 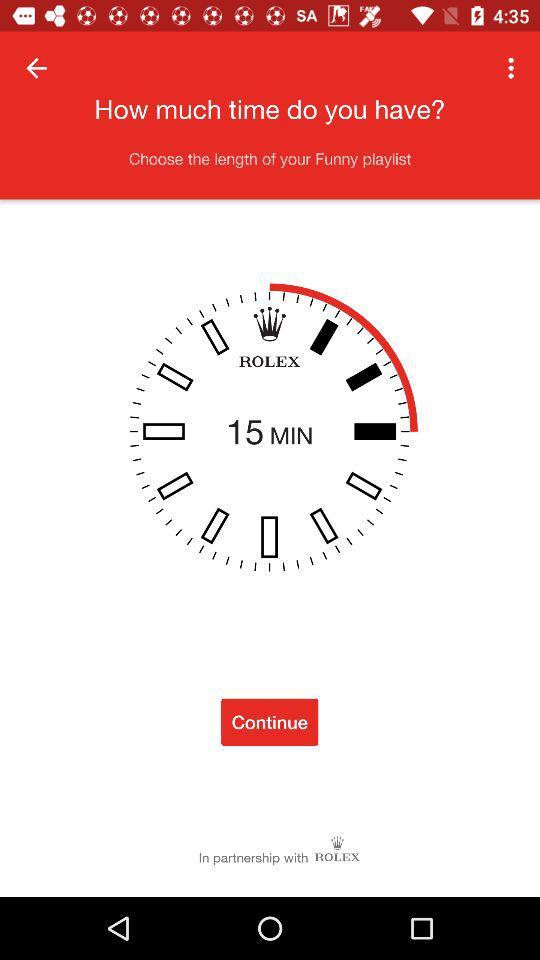 I want to click on the icon above the choose the length, so click(x=513, y=68).